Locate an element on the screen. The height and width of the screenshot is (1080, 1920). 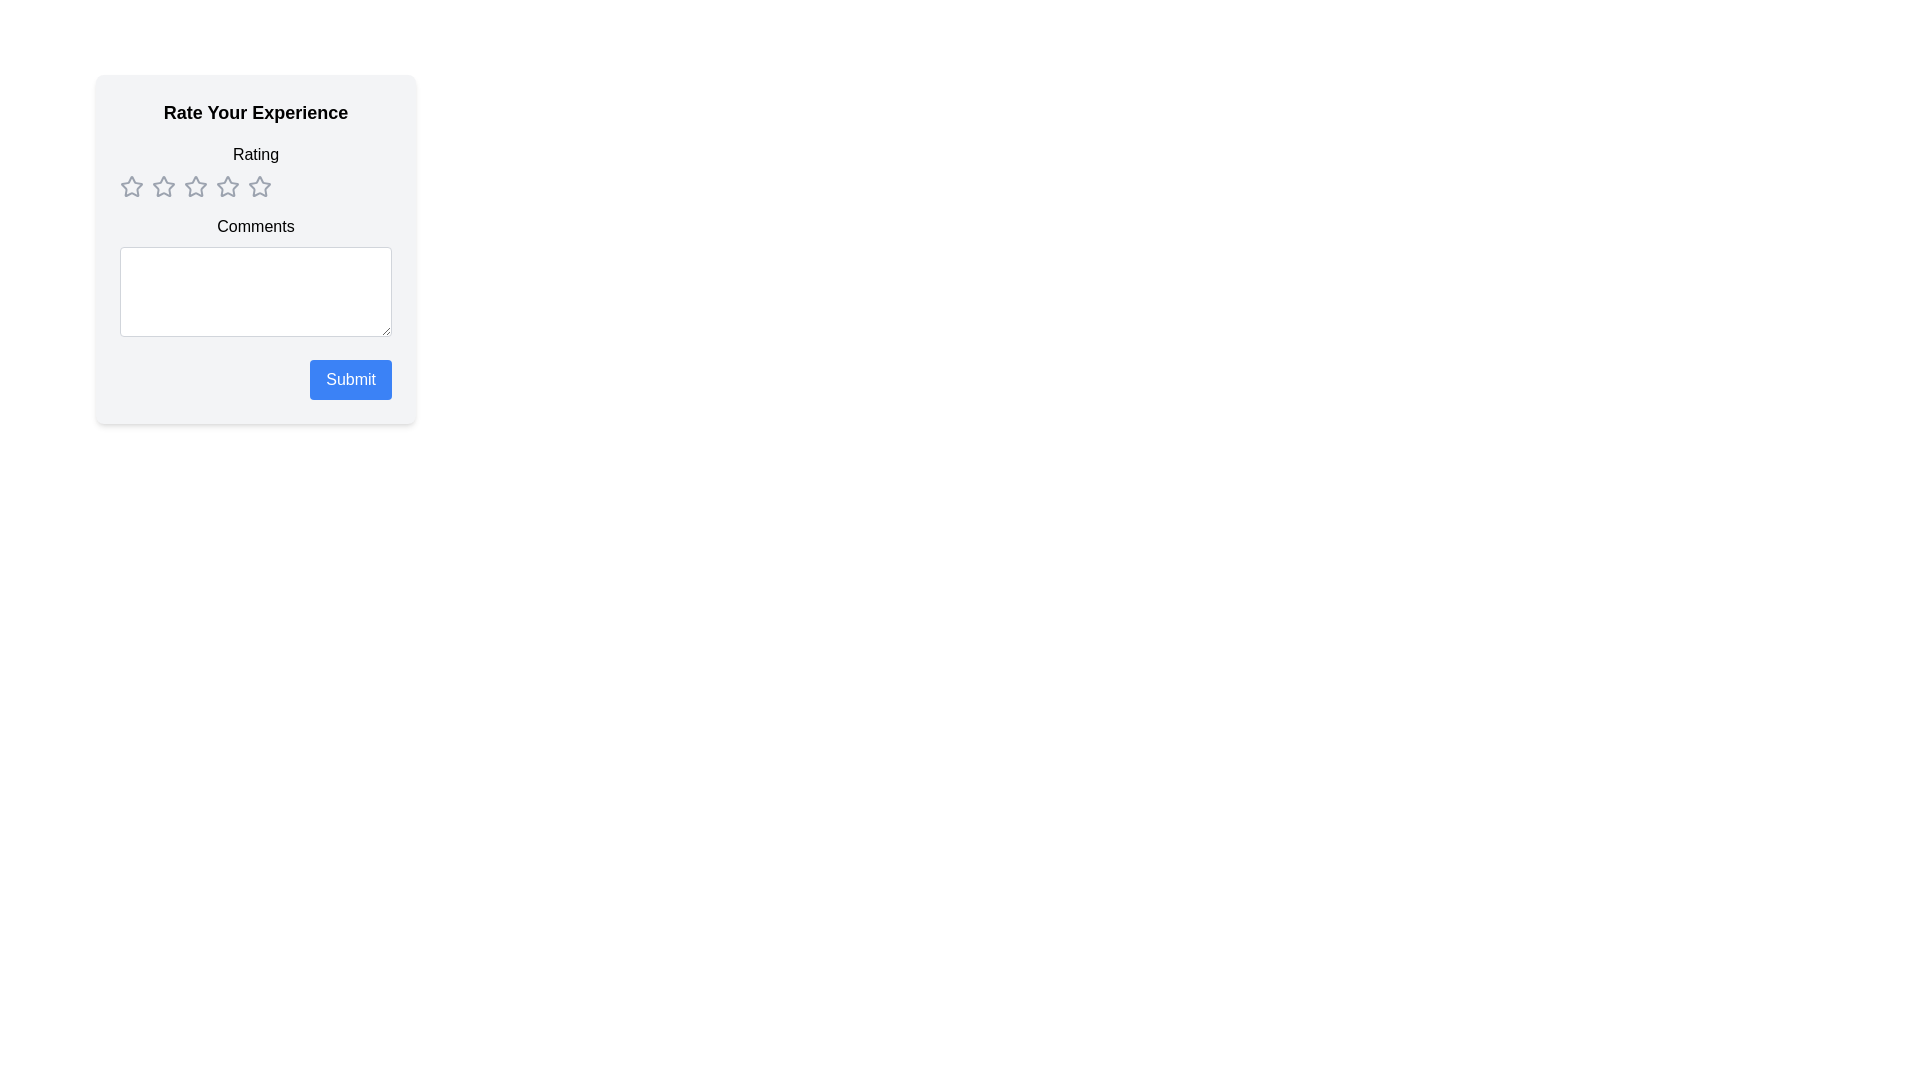
the third star icon in the rating system is located at coordinates (227, 186).